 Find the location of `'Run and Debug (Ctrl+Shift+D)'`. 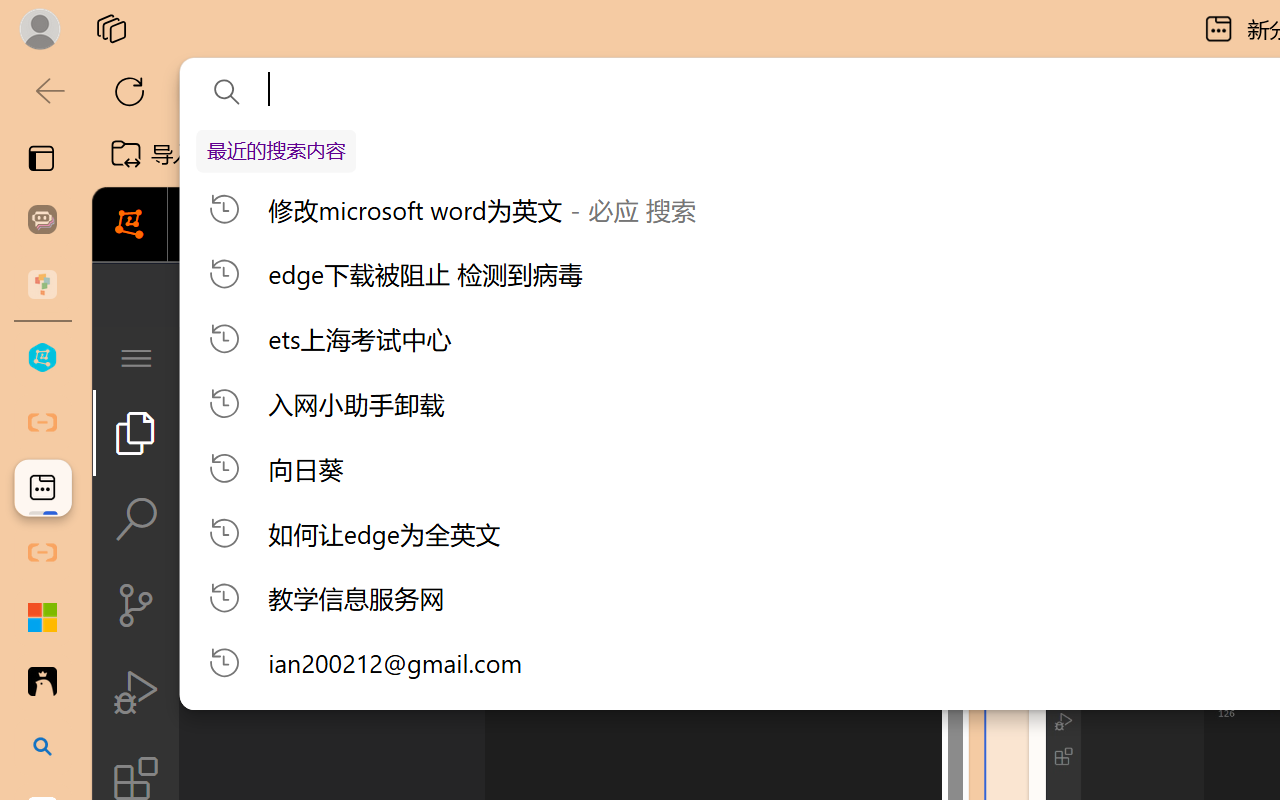

'Run and Debug (Ctrl+Shift+D)' is located at coordinates (134, 692).